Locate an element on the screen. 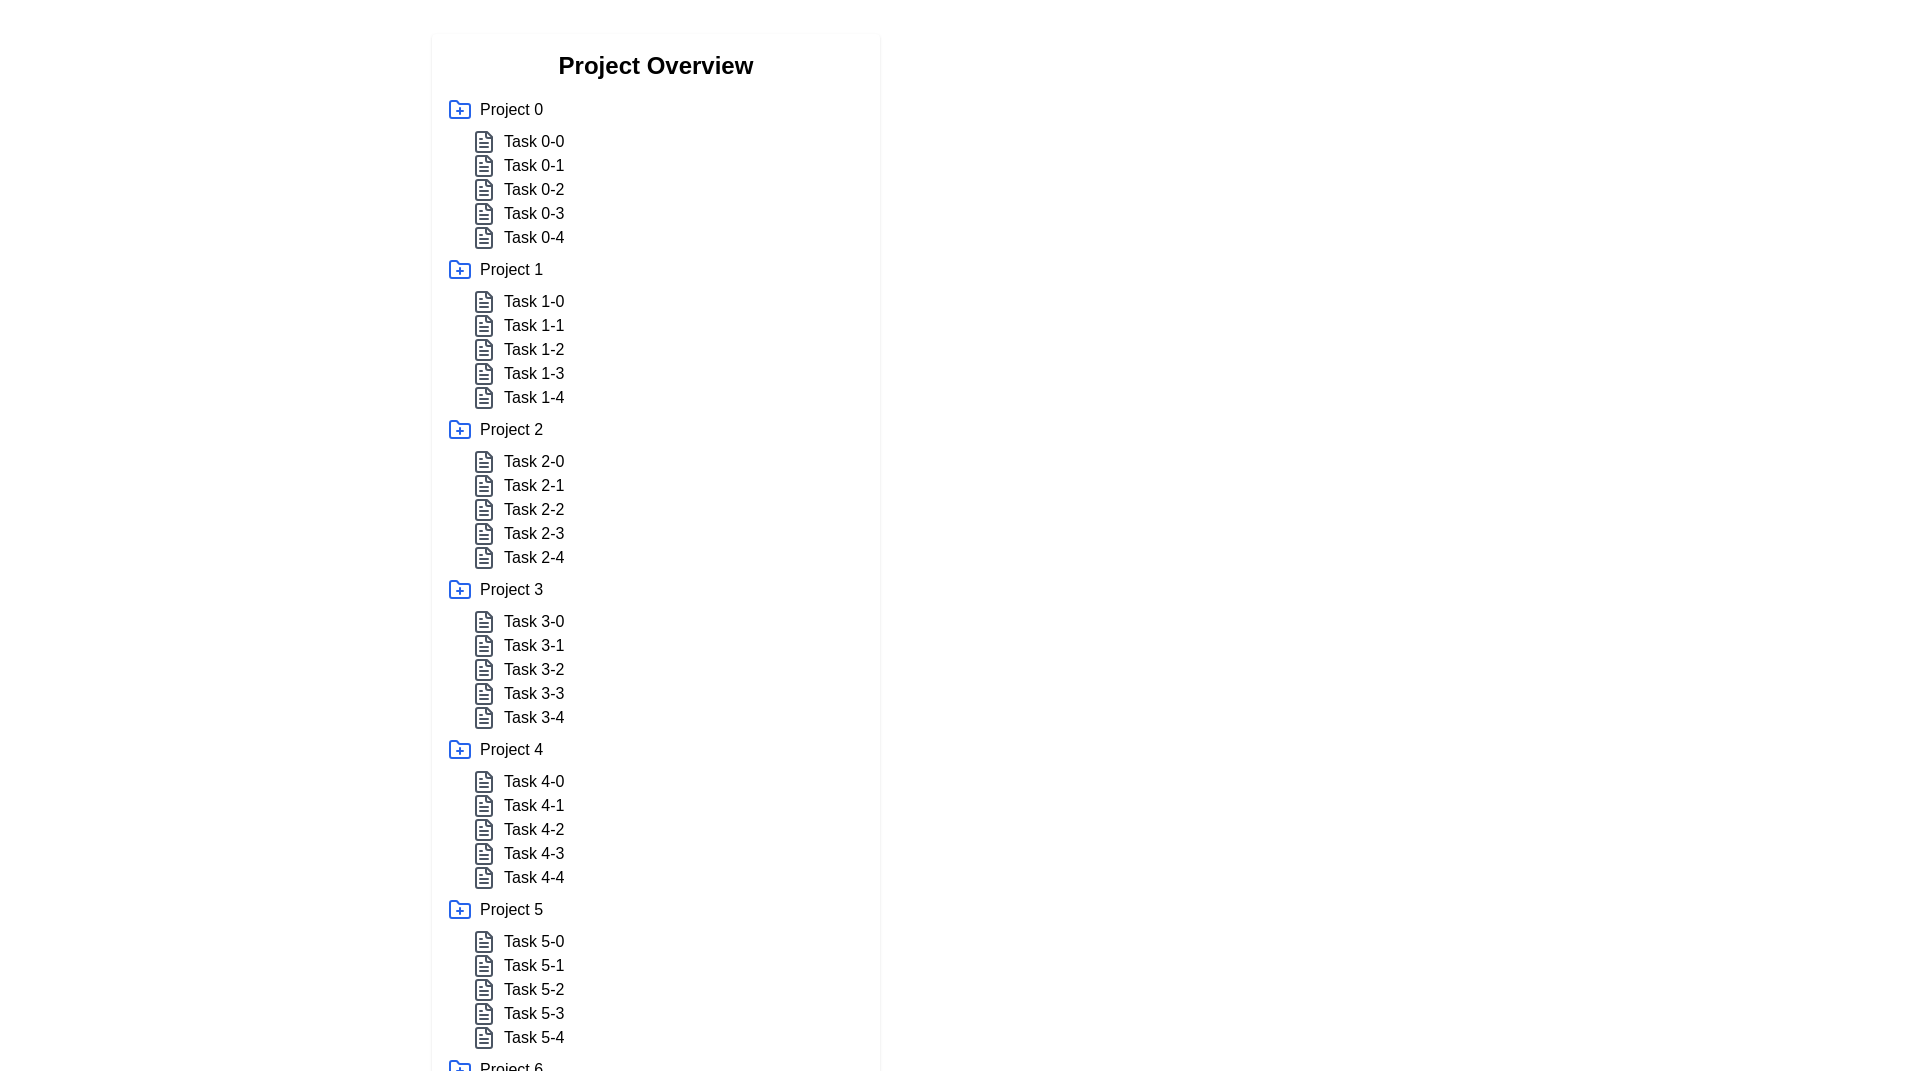  to select the text label displaying 'Project 3', located next to the blue folder icon in the 'Project Overview' section is located at coordinates (511, 589).